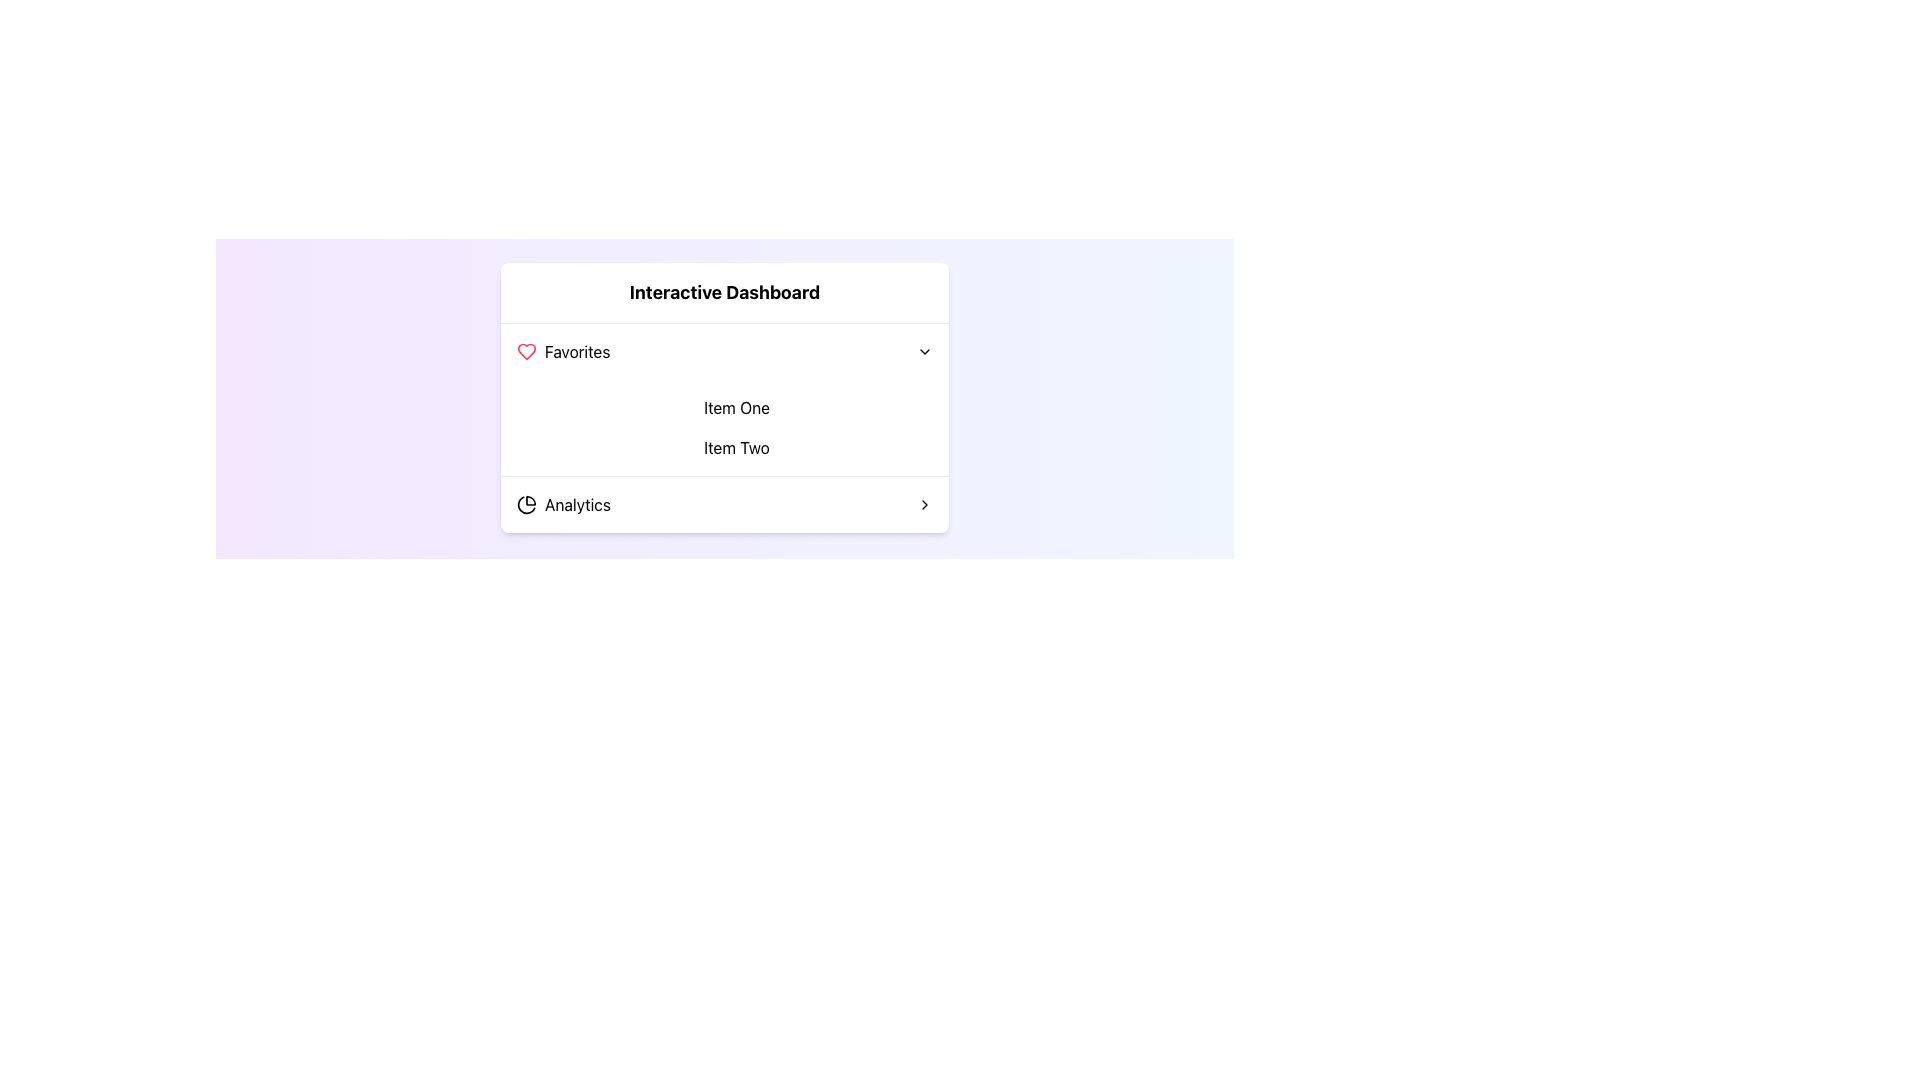 Image resolution: width=1920 pixels, height=1080 pixels. I want to click on the labeled option element that indicates a user's favorites or saved items, so click(562, 350).